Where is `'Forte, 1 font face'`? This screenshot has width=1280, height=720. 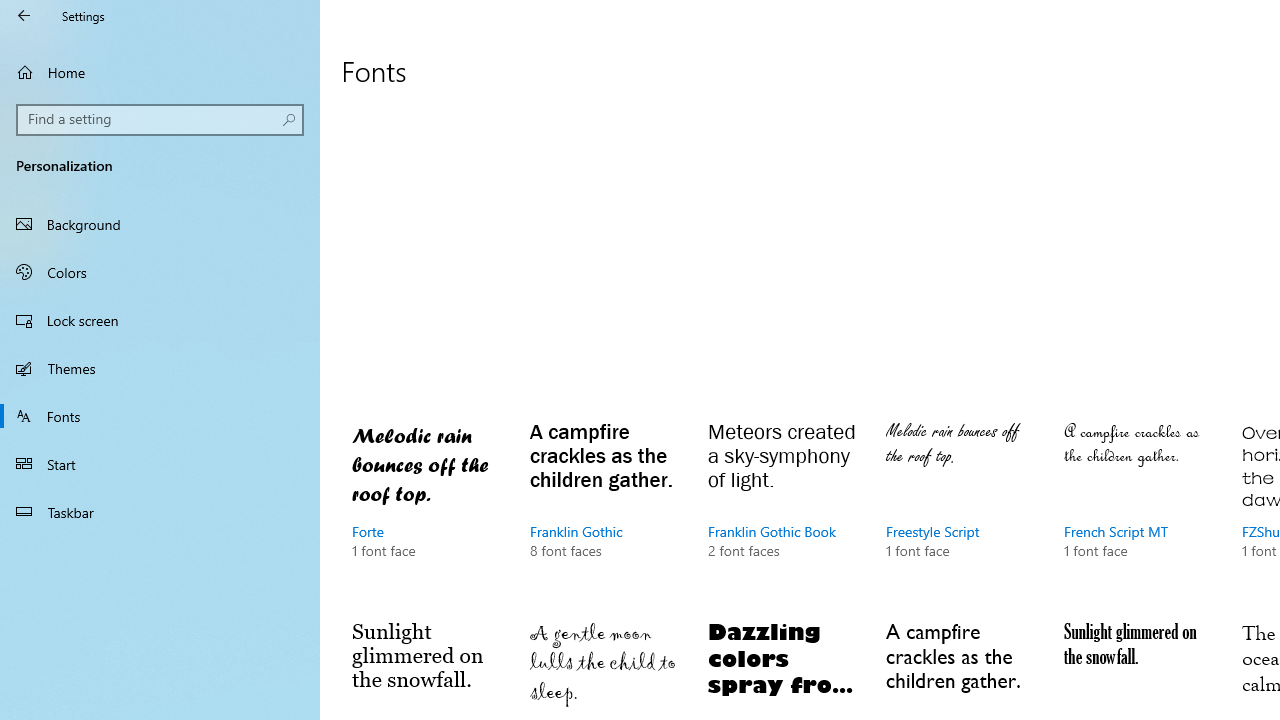
'Forte, 1 font face' is located at coordinates (425, 508).